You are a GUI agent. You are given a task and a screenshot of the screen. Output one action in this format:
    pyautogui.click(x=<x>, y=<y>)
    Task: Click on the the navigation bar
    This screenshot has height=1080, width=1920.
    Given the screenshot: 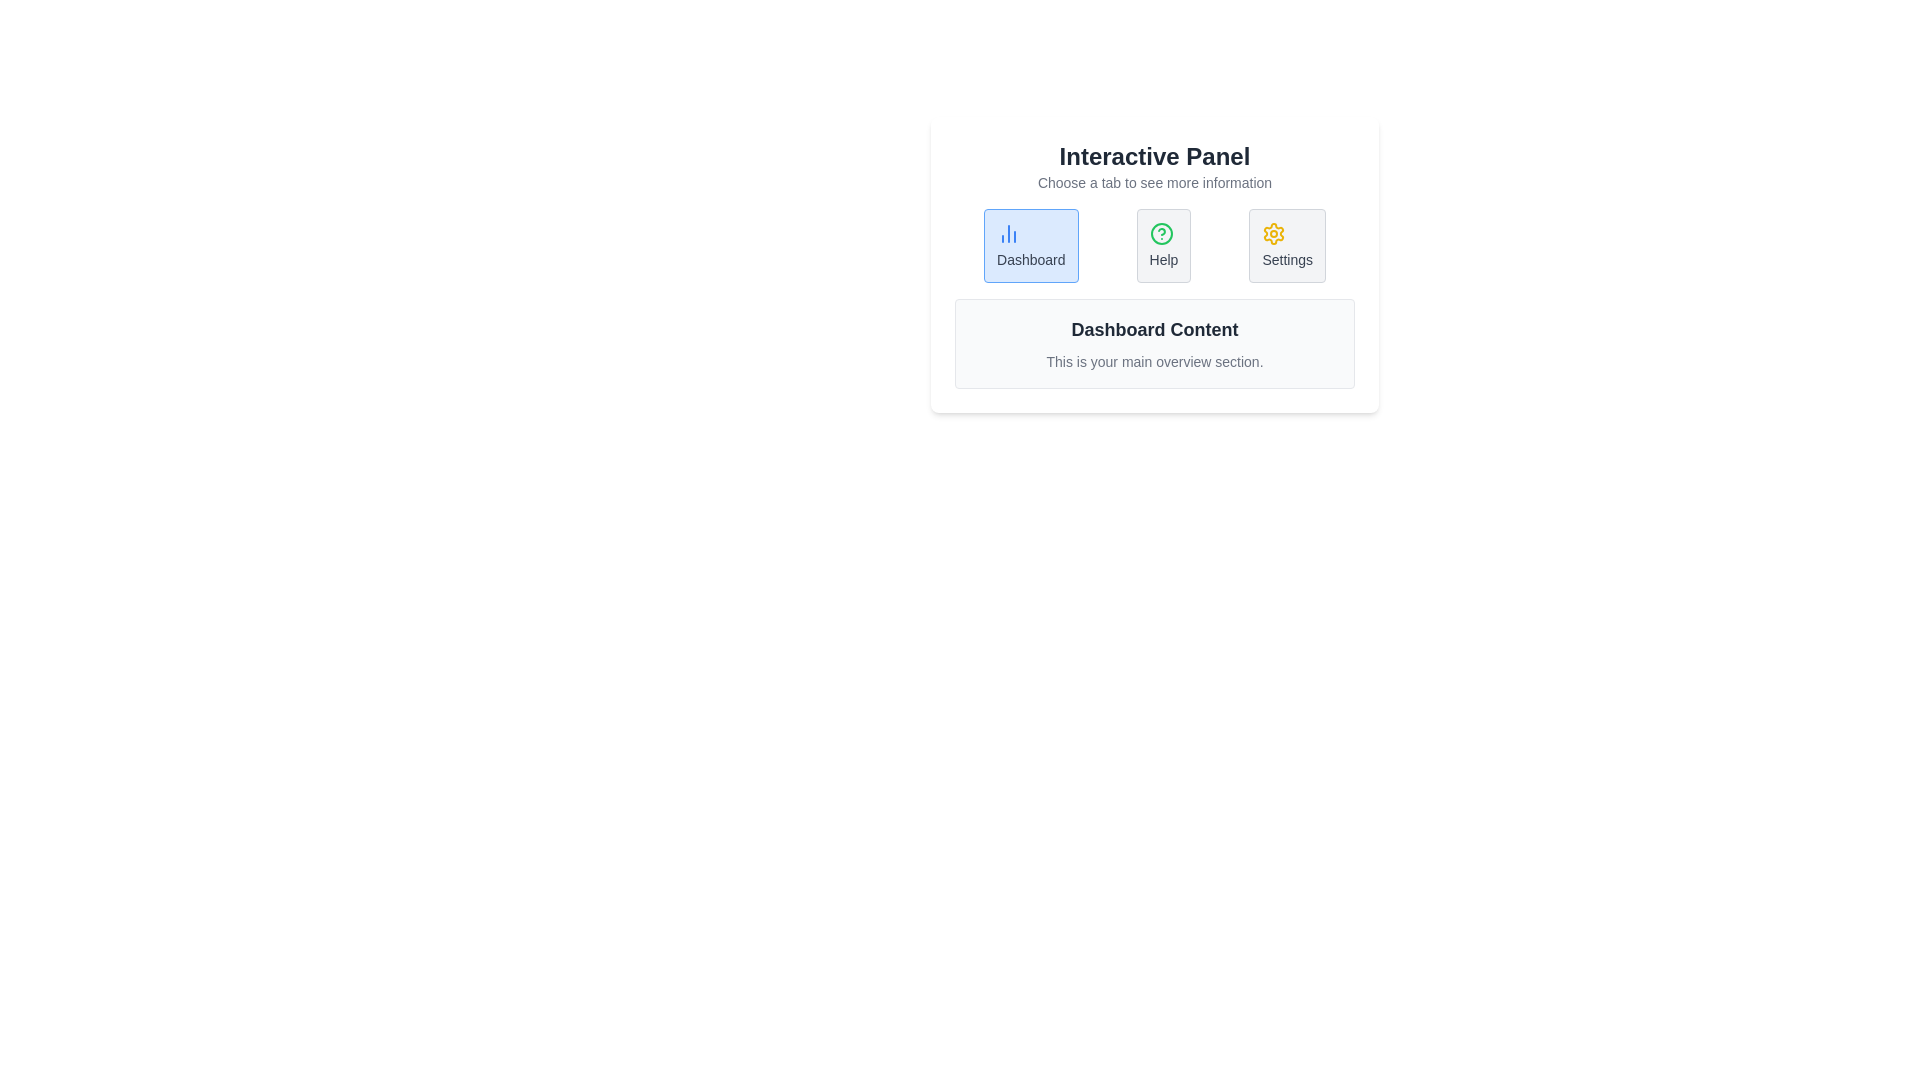 What is the action you would take?
    pyautogui.click(x=1155, y=245)
    